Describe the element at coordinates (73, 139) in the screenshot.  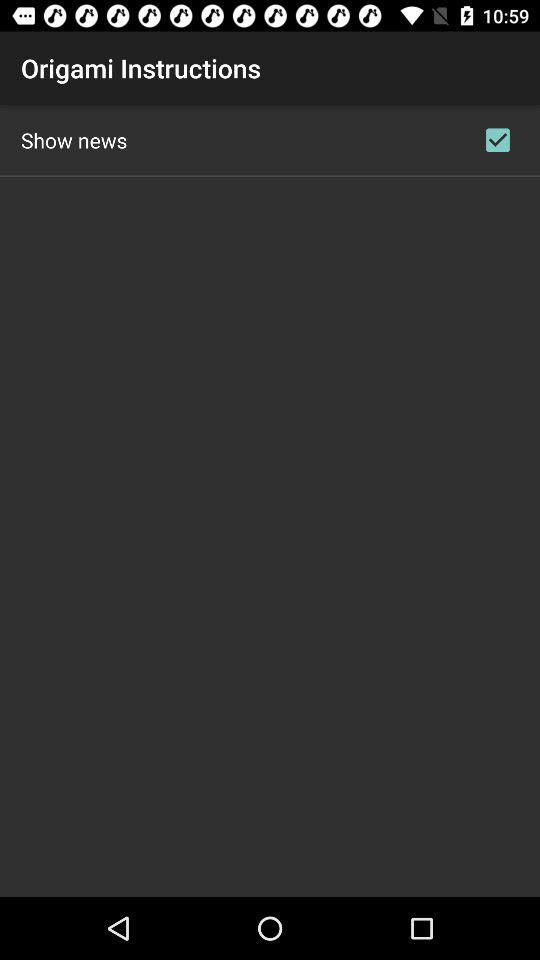
I see `the show news` at that location.